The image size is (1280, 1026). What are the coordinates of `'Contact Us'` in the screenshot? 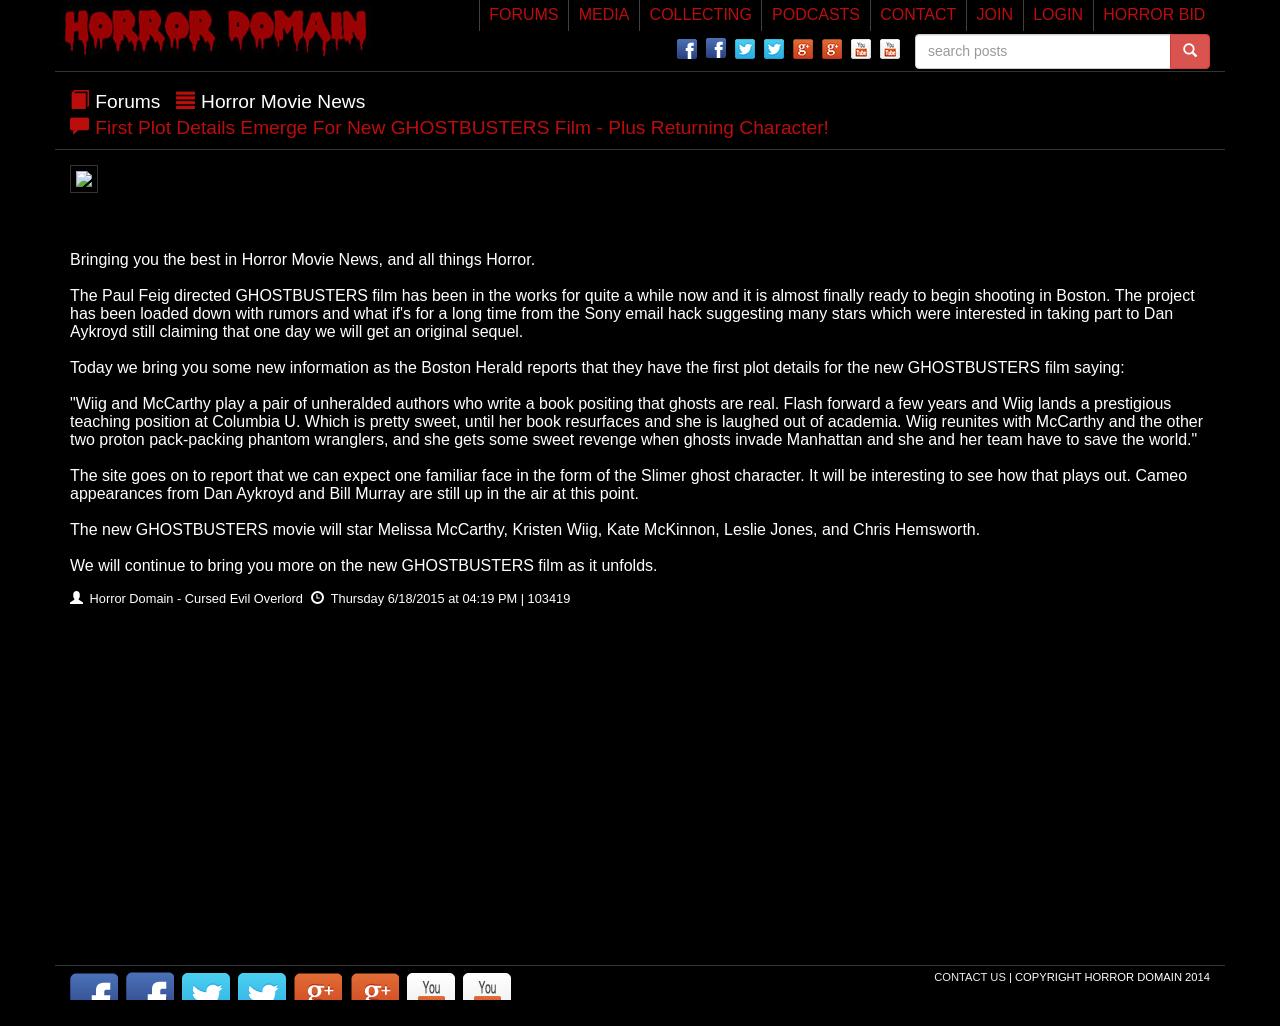 It's located at (971, 975).